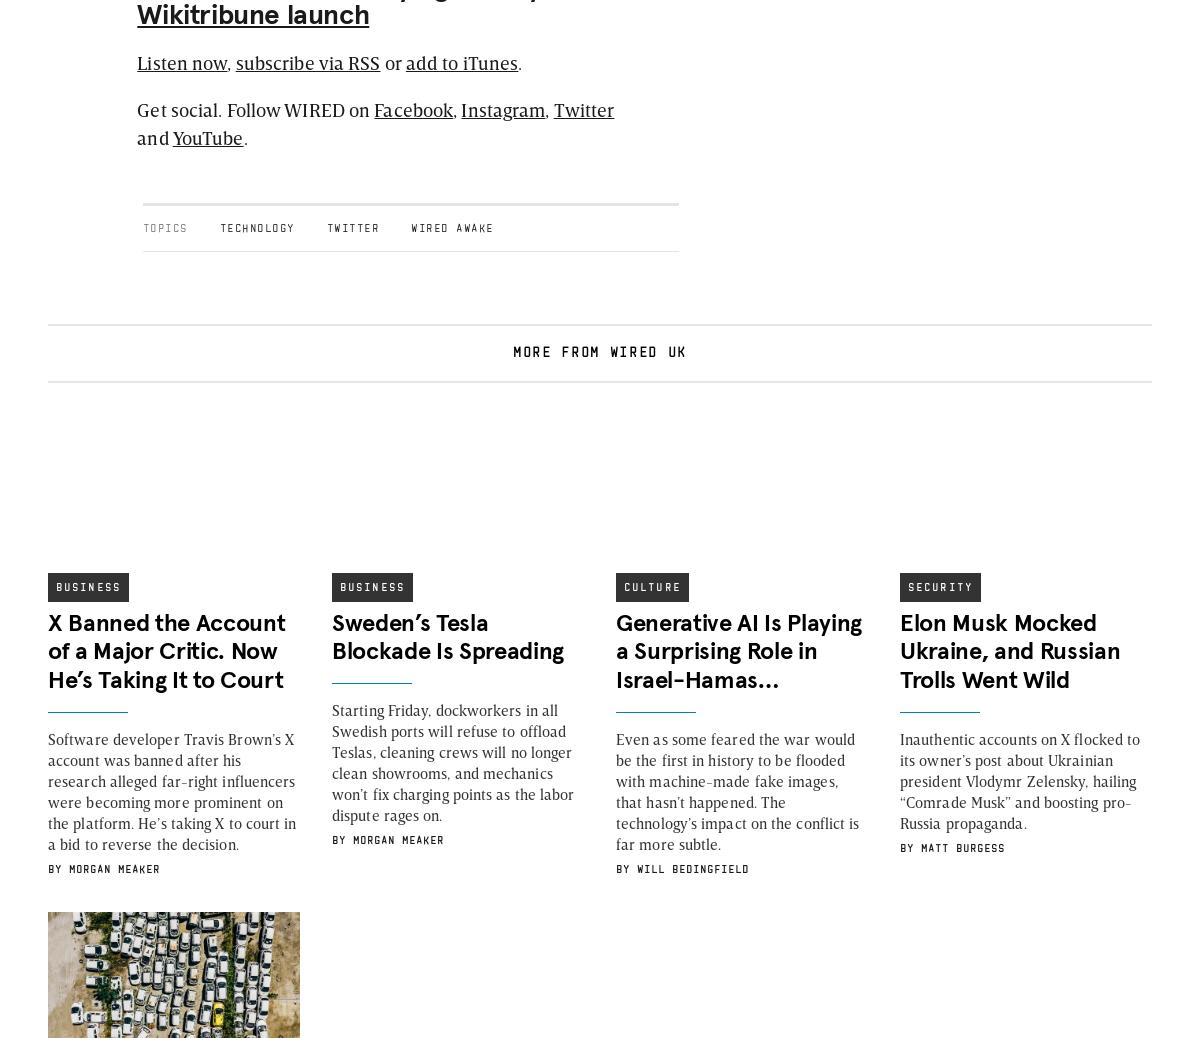 The height and width of the screenshot is (1038, 1200). I want to click on 'Instagram', so click(502, 107).